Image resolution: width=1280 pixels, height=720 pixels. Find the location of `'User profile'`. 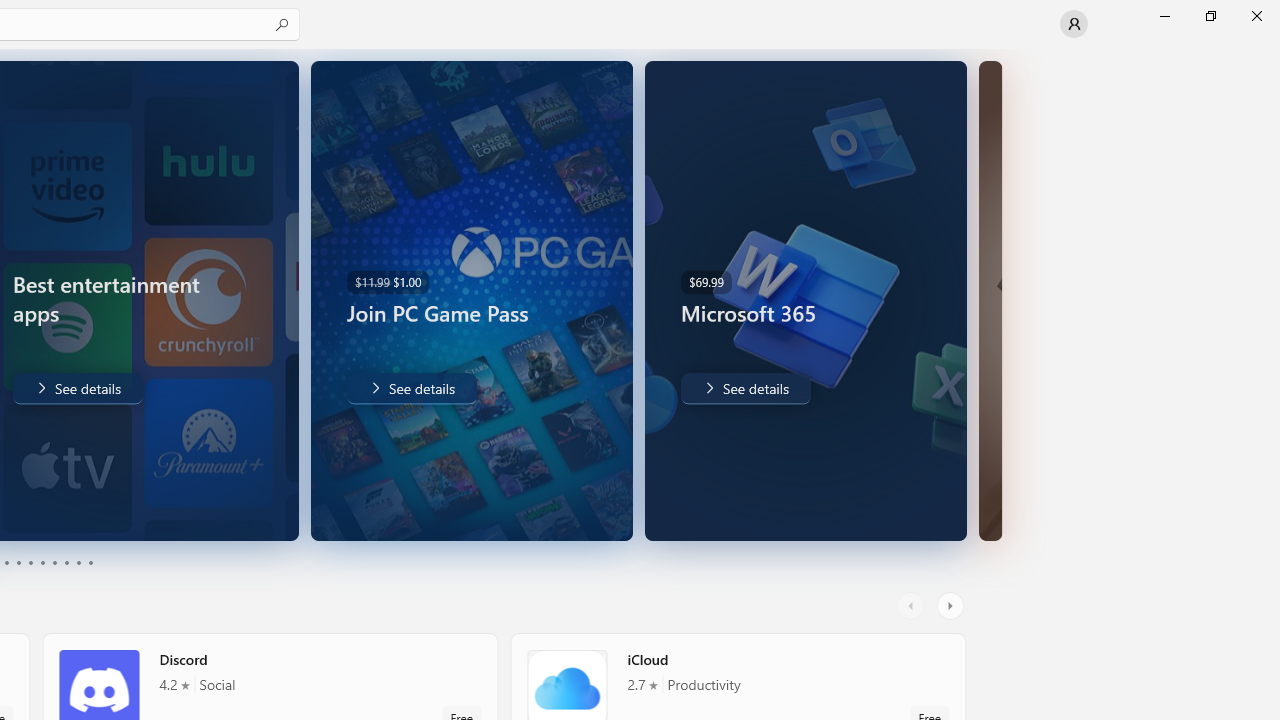

'User profile' is located at coordinates (1072, 24).